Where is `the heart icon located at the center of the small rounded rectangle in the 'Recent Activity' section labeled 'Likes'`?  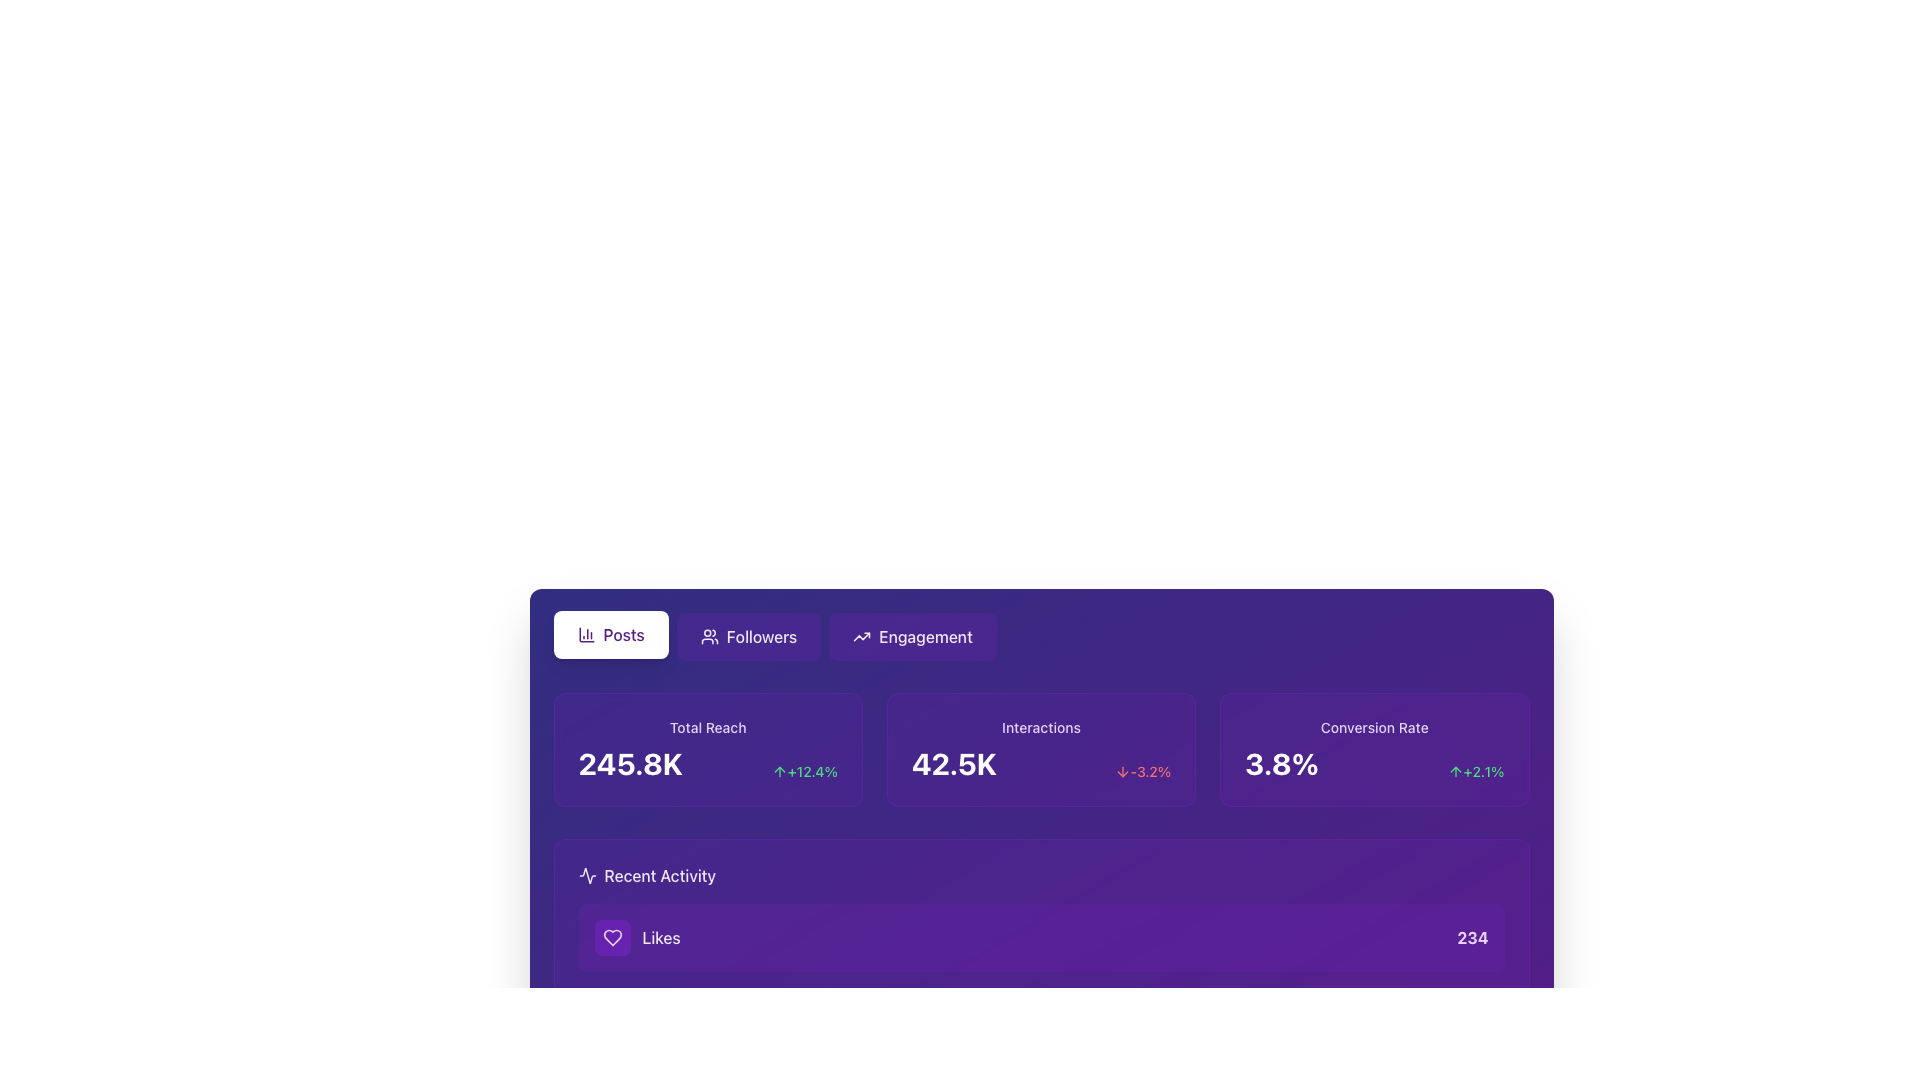
the heart icon located at the center of the small rounded rectangle in the 'Recent Activity' section labeled 'Likes' is located at coordinates (611, 937).